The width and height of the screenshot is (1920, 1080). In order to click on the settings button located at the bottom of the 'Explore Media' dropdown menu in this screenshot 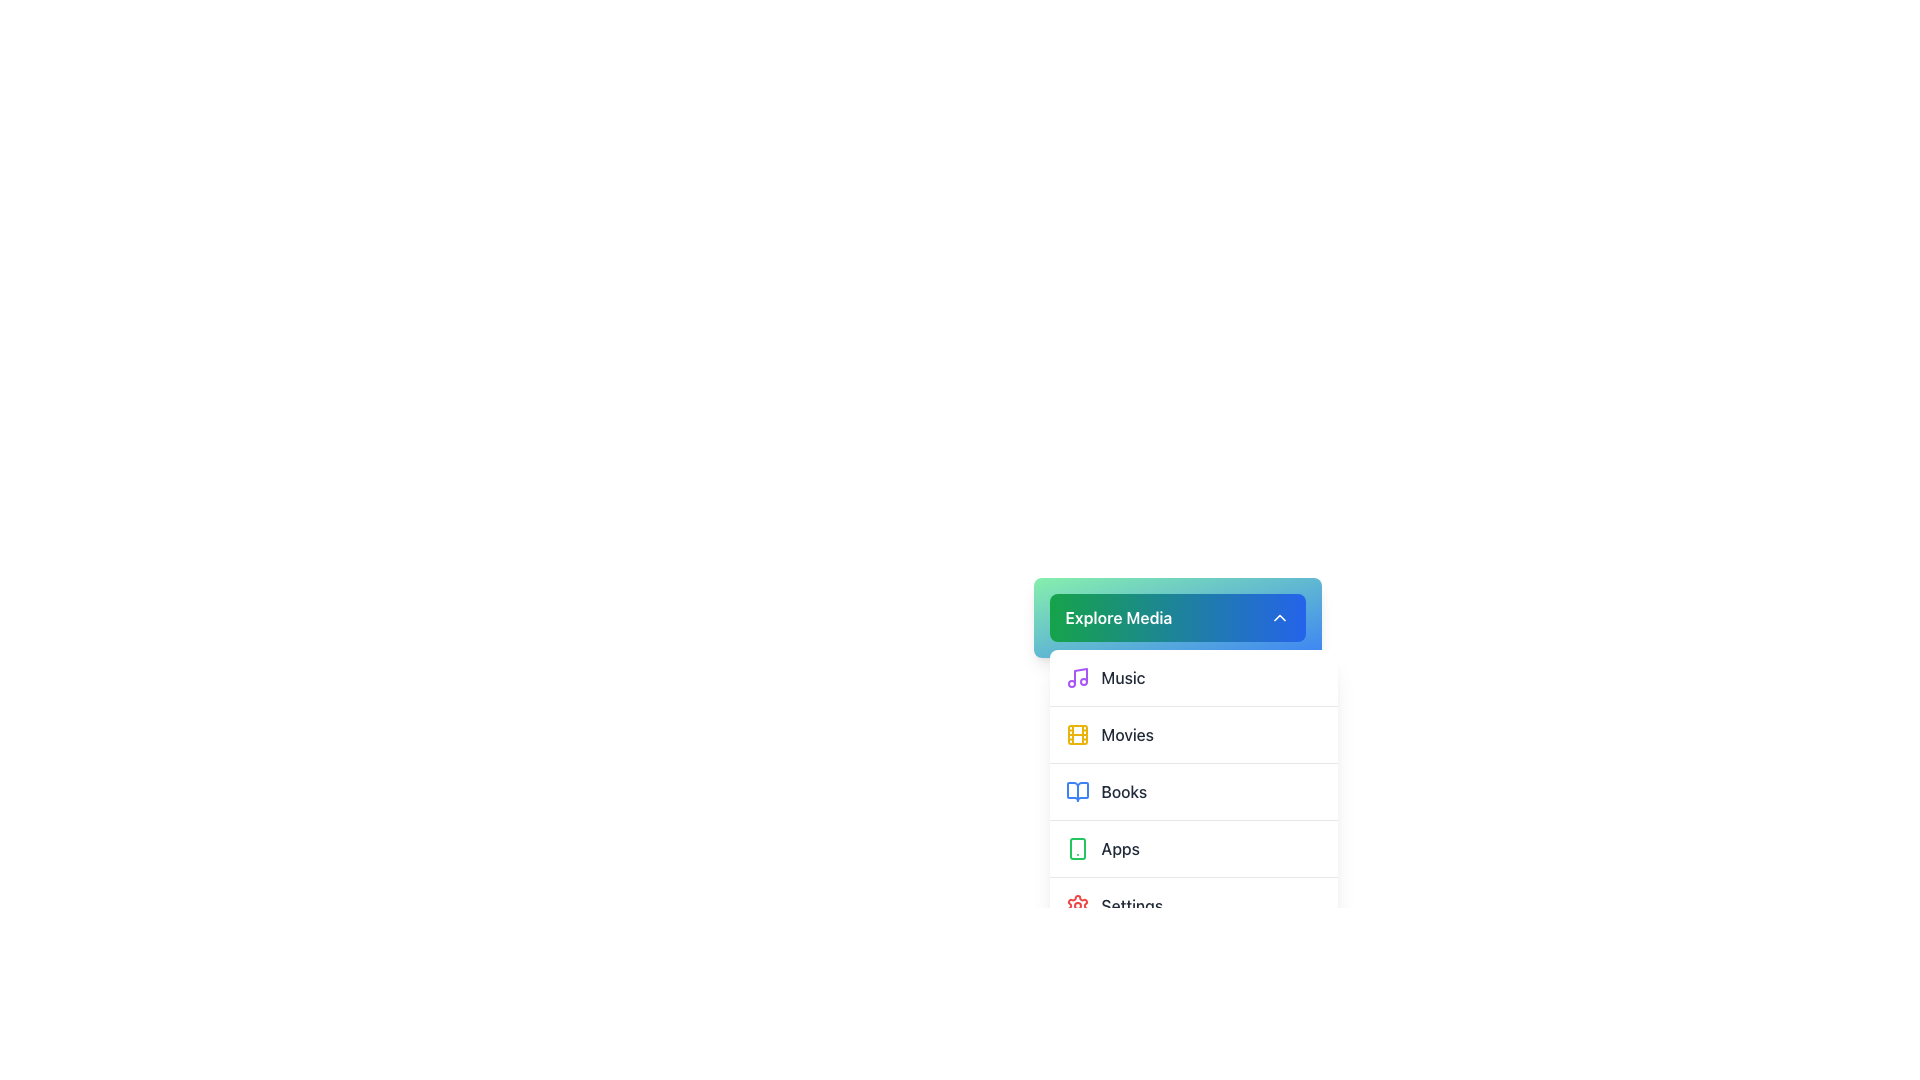, I will do `click(1193, 905)`.